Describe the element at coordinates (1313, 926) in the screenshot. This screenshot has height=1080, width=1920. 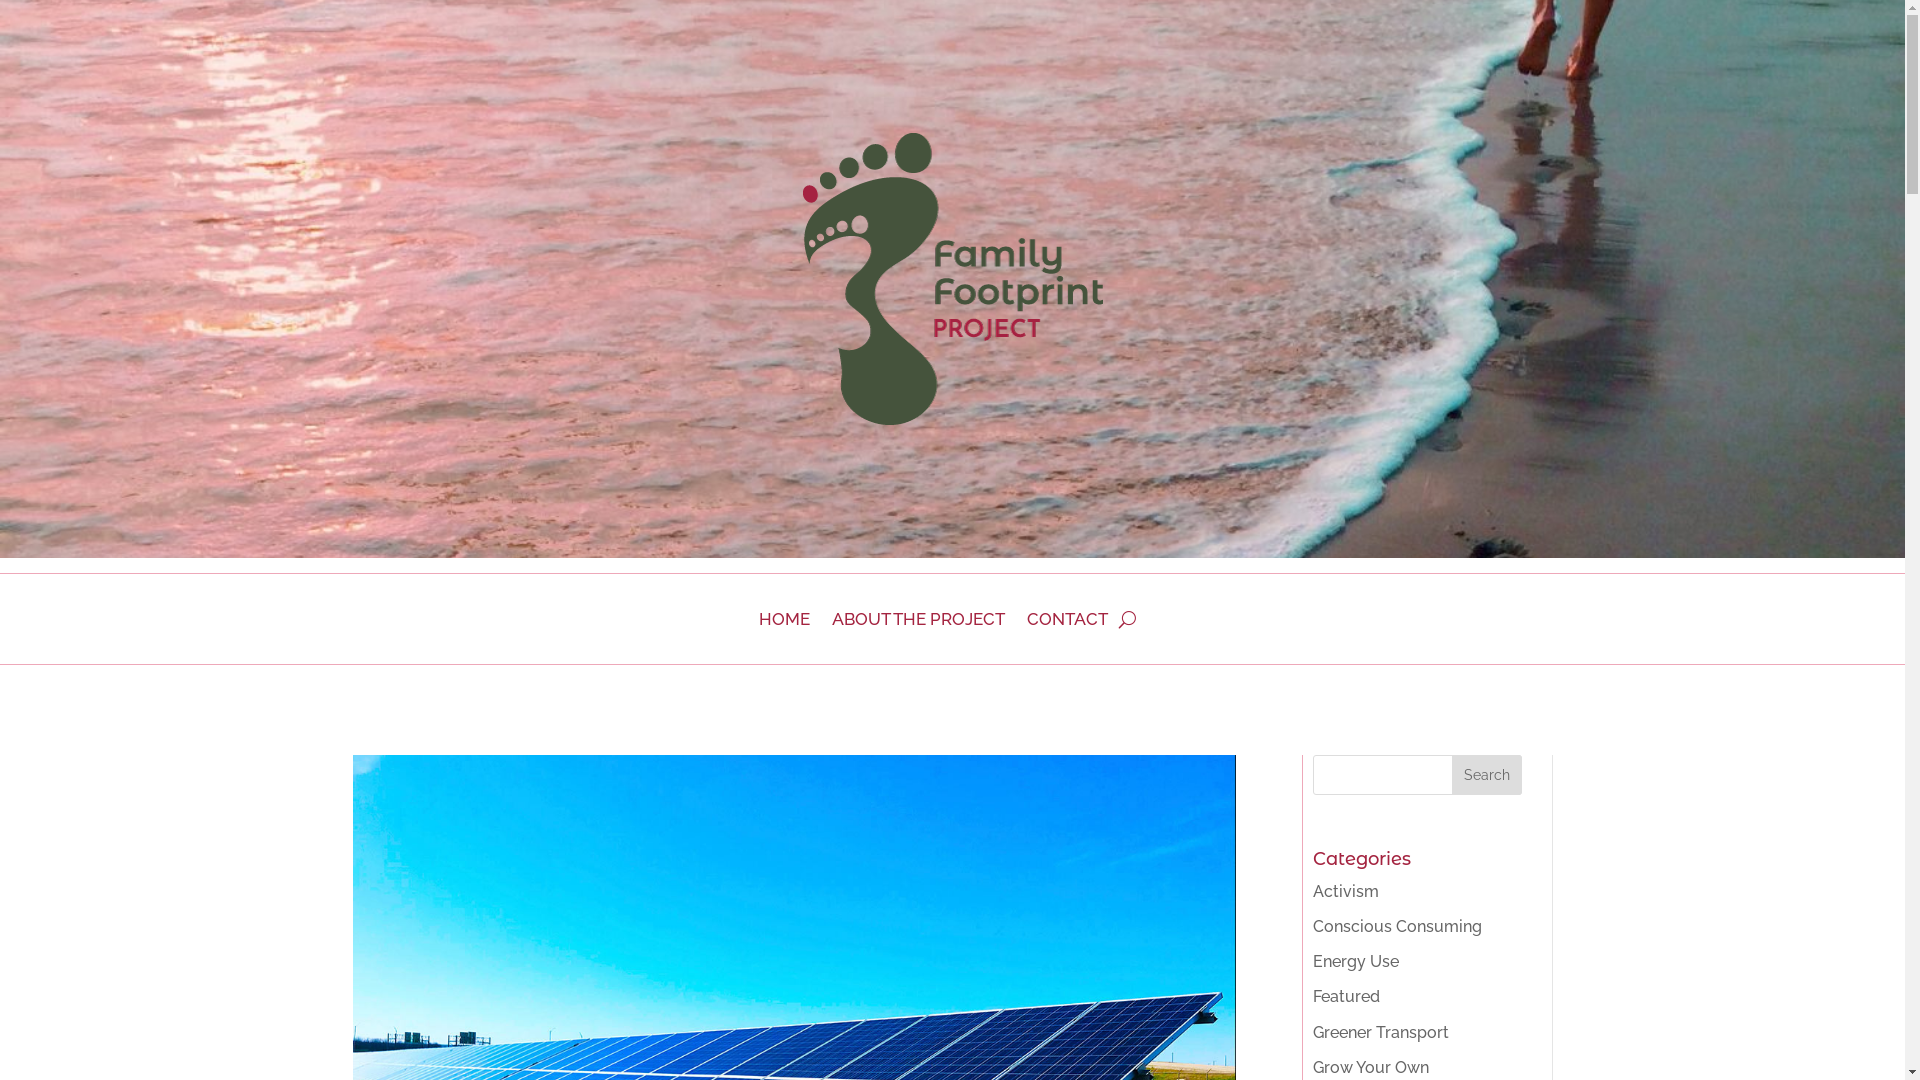
I see `'Conscious Consuming'` at that location.